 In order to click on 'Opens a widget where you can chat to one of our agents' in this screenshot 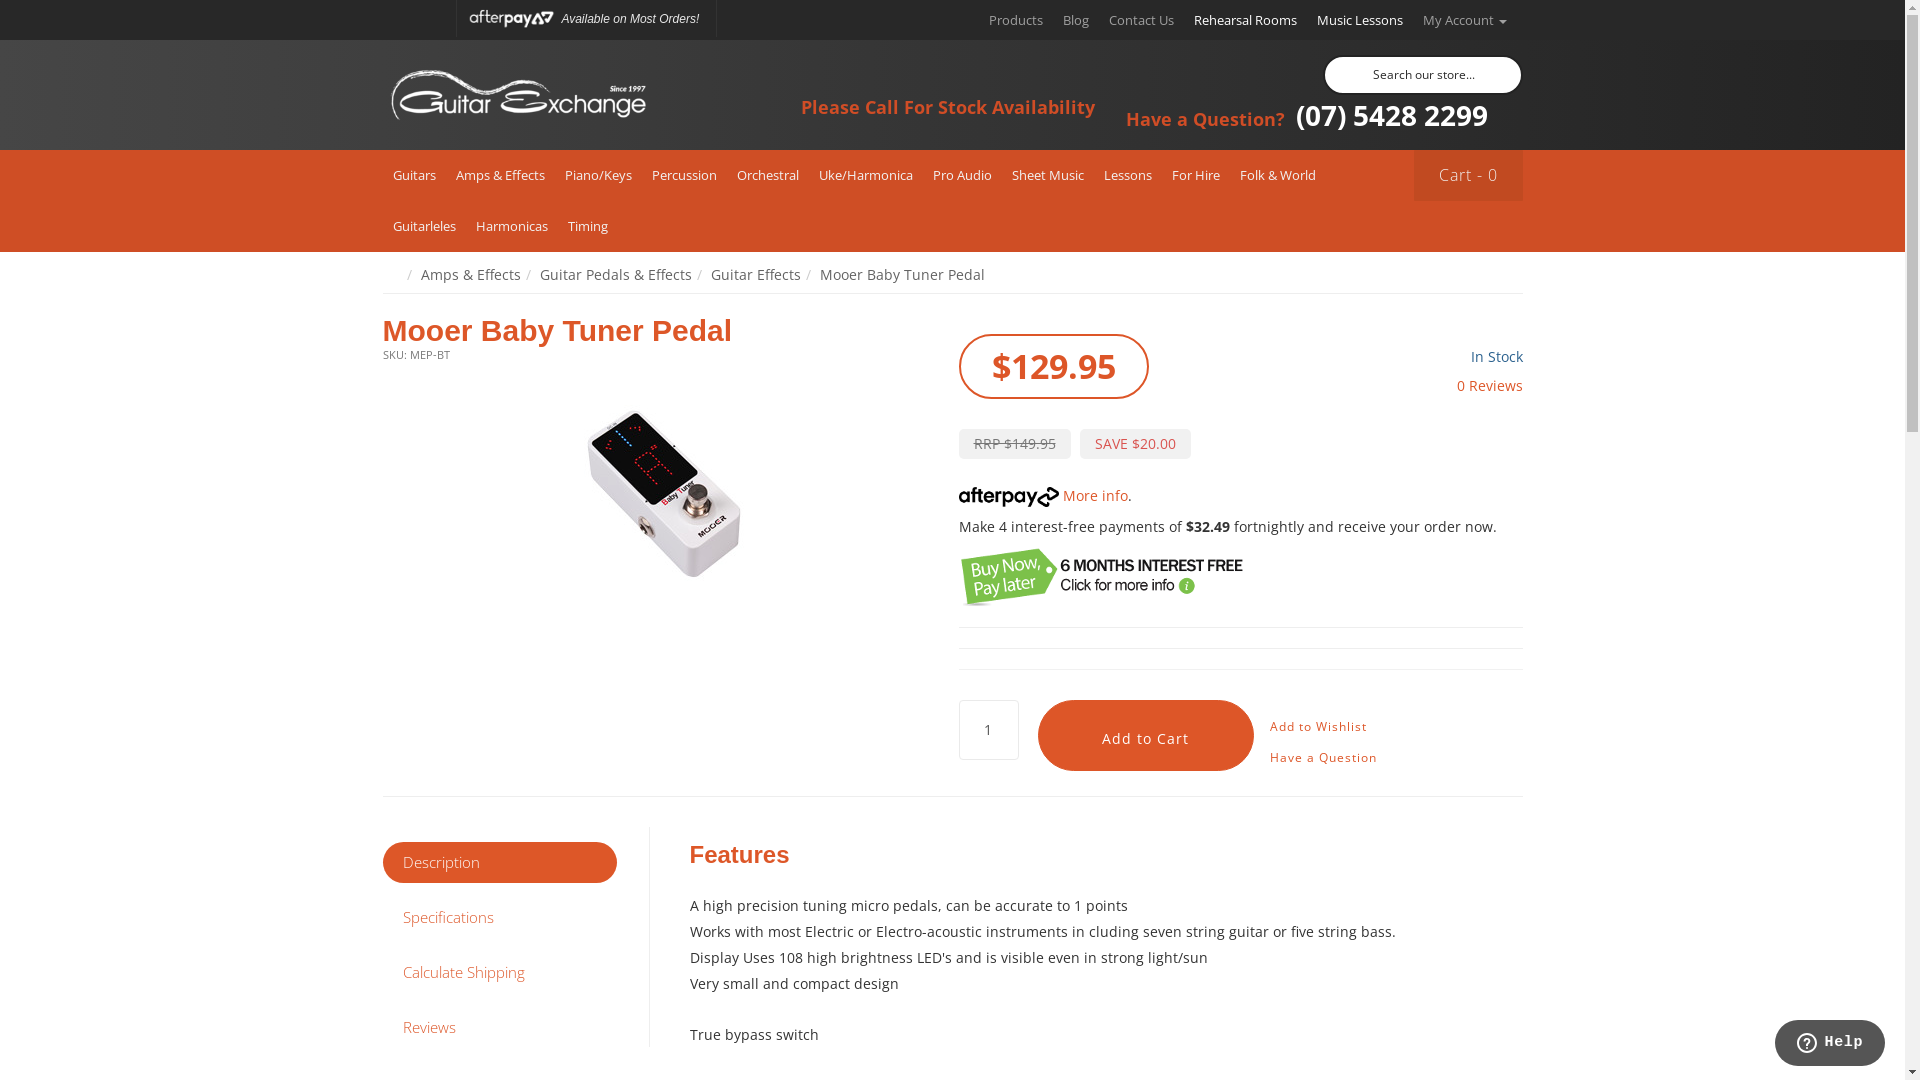, I will do `click(1829, 1044)`.